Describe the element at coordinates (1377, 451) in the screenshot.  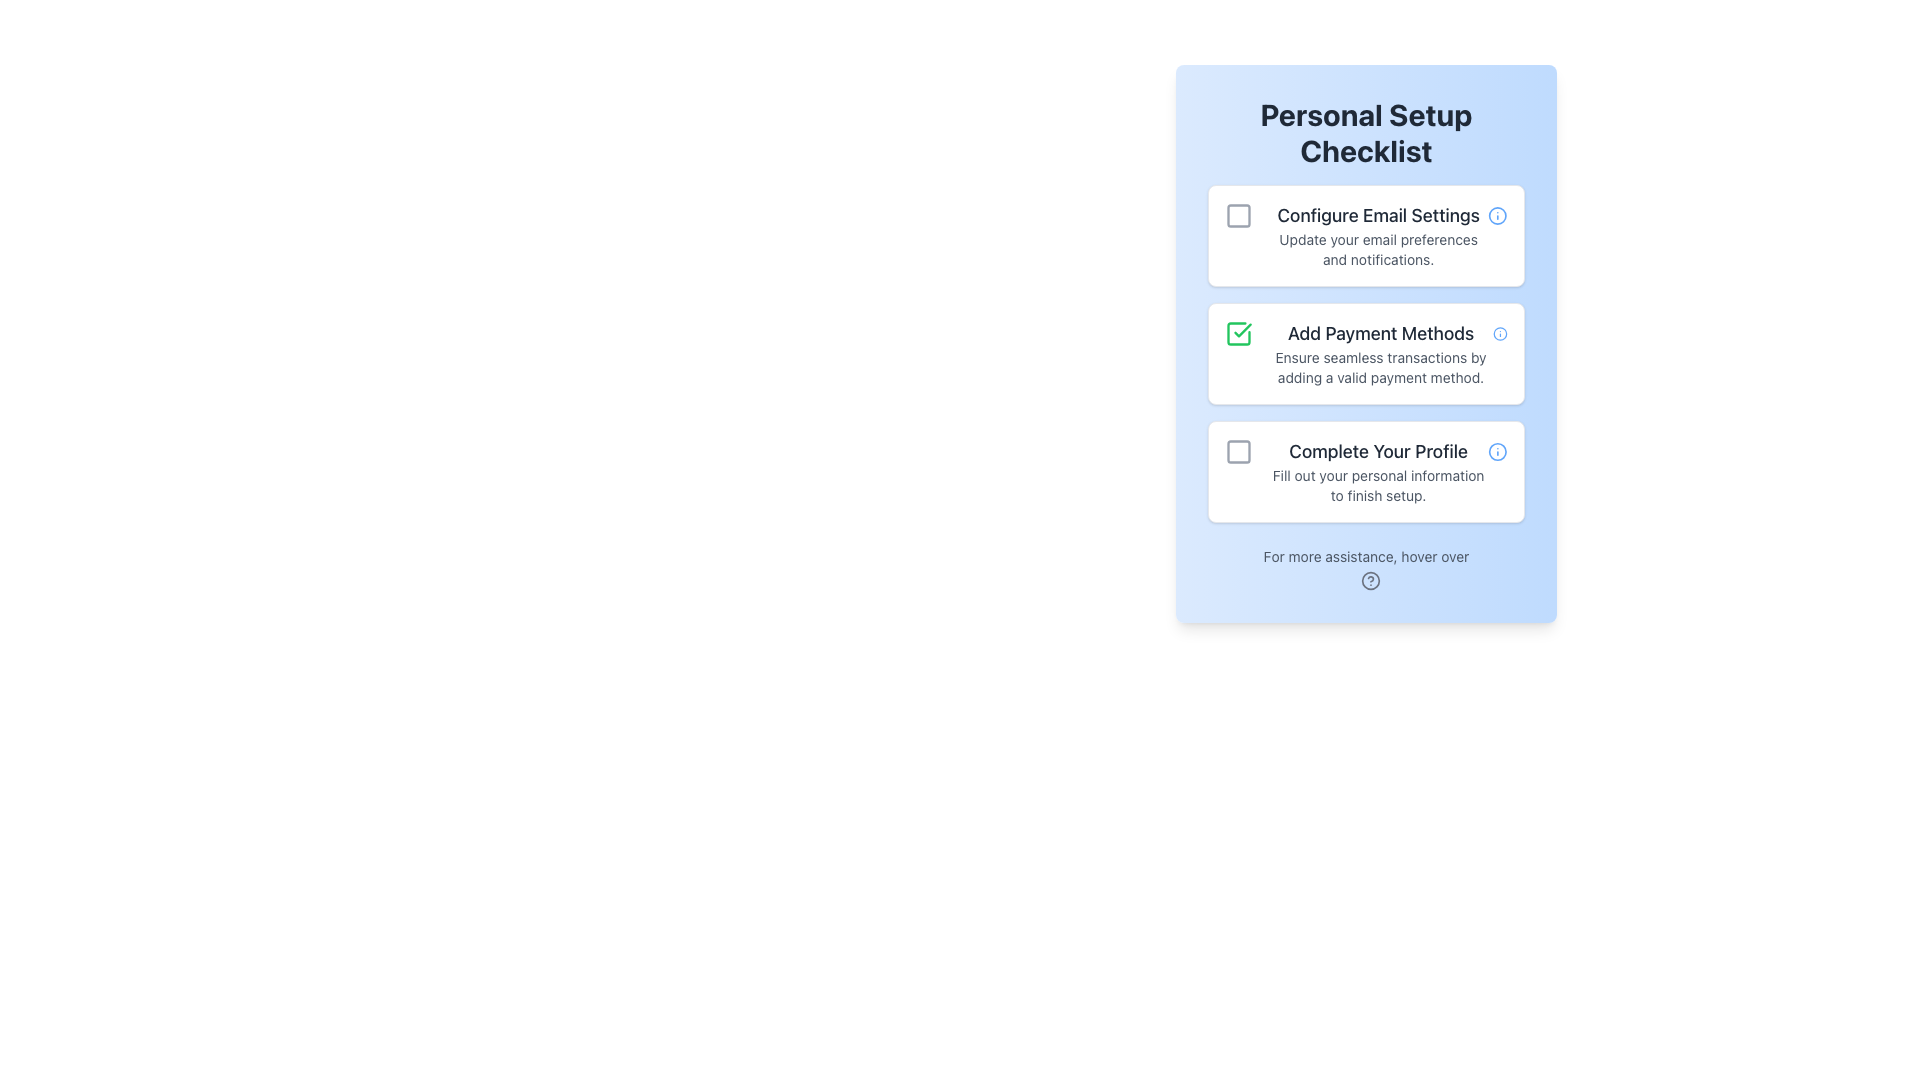
I see `the title text 'Complete Your Profile', which is styled with a large bold font and dark gray color, located above a description text and to the right of a checkbox in the third checklist item` at that location.